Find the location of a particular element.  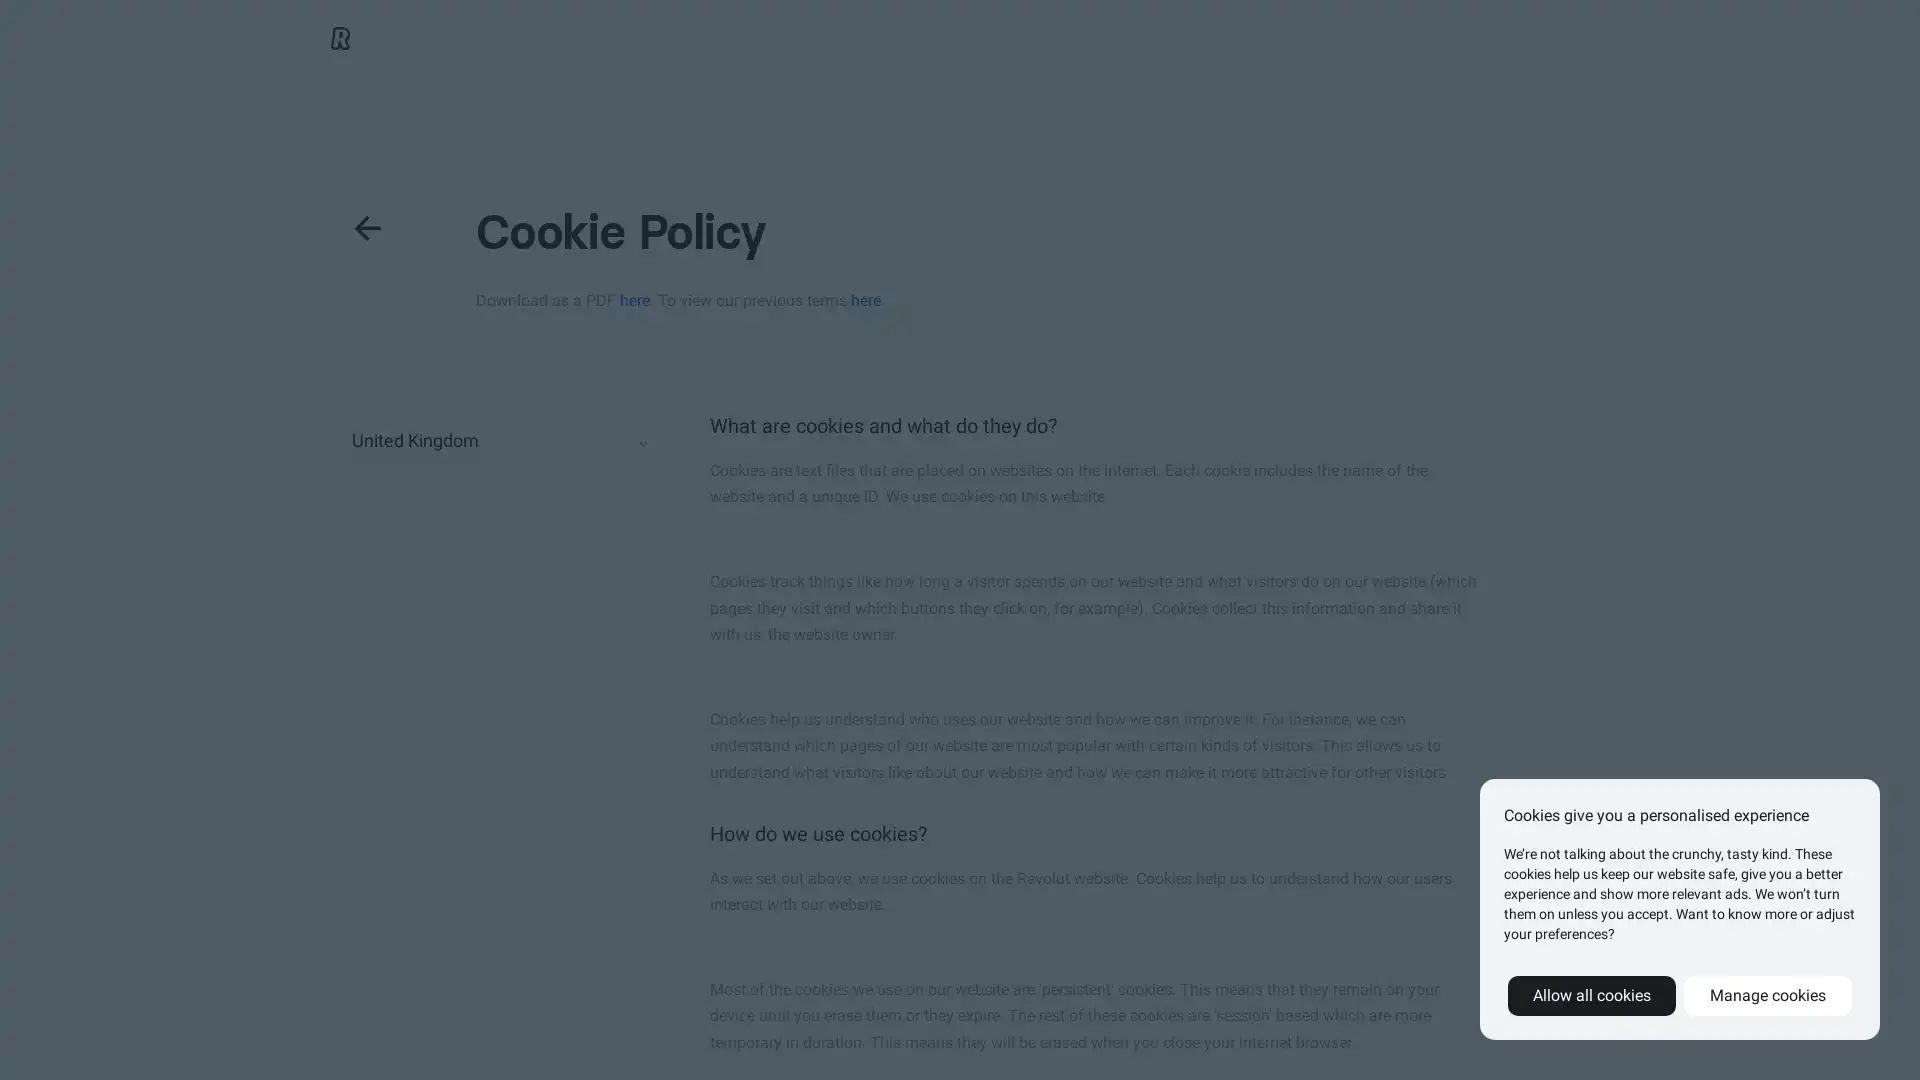

Allow all cookies is located at coordinates (1591, 995).